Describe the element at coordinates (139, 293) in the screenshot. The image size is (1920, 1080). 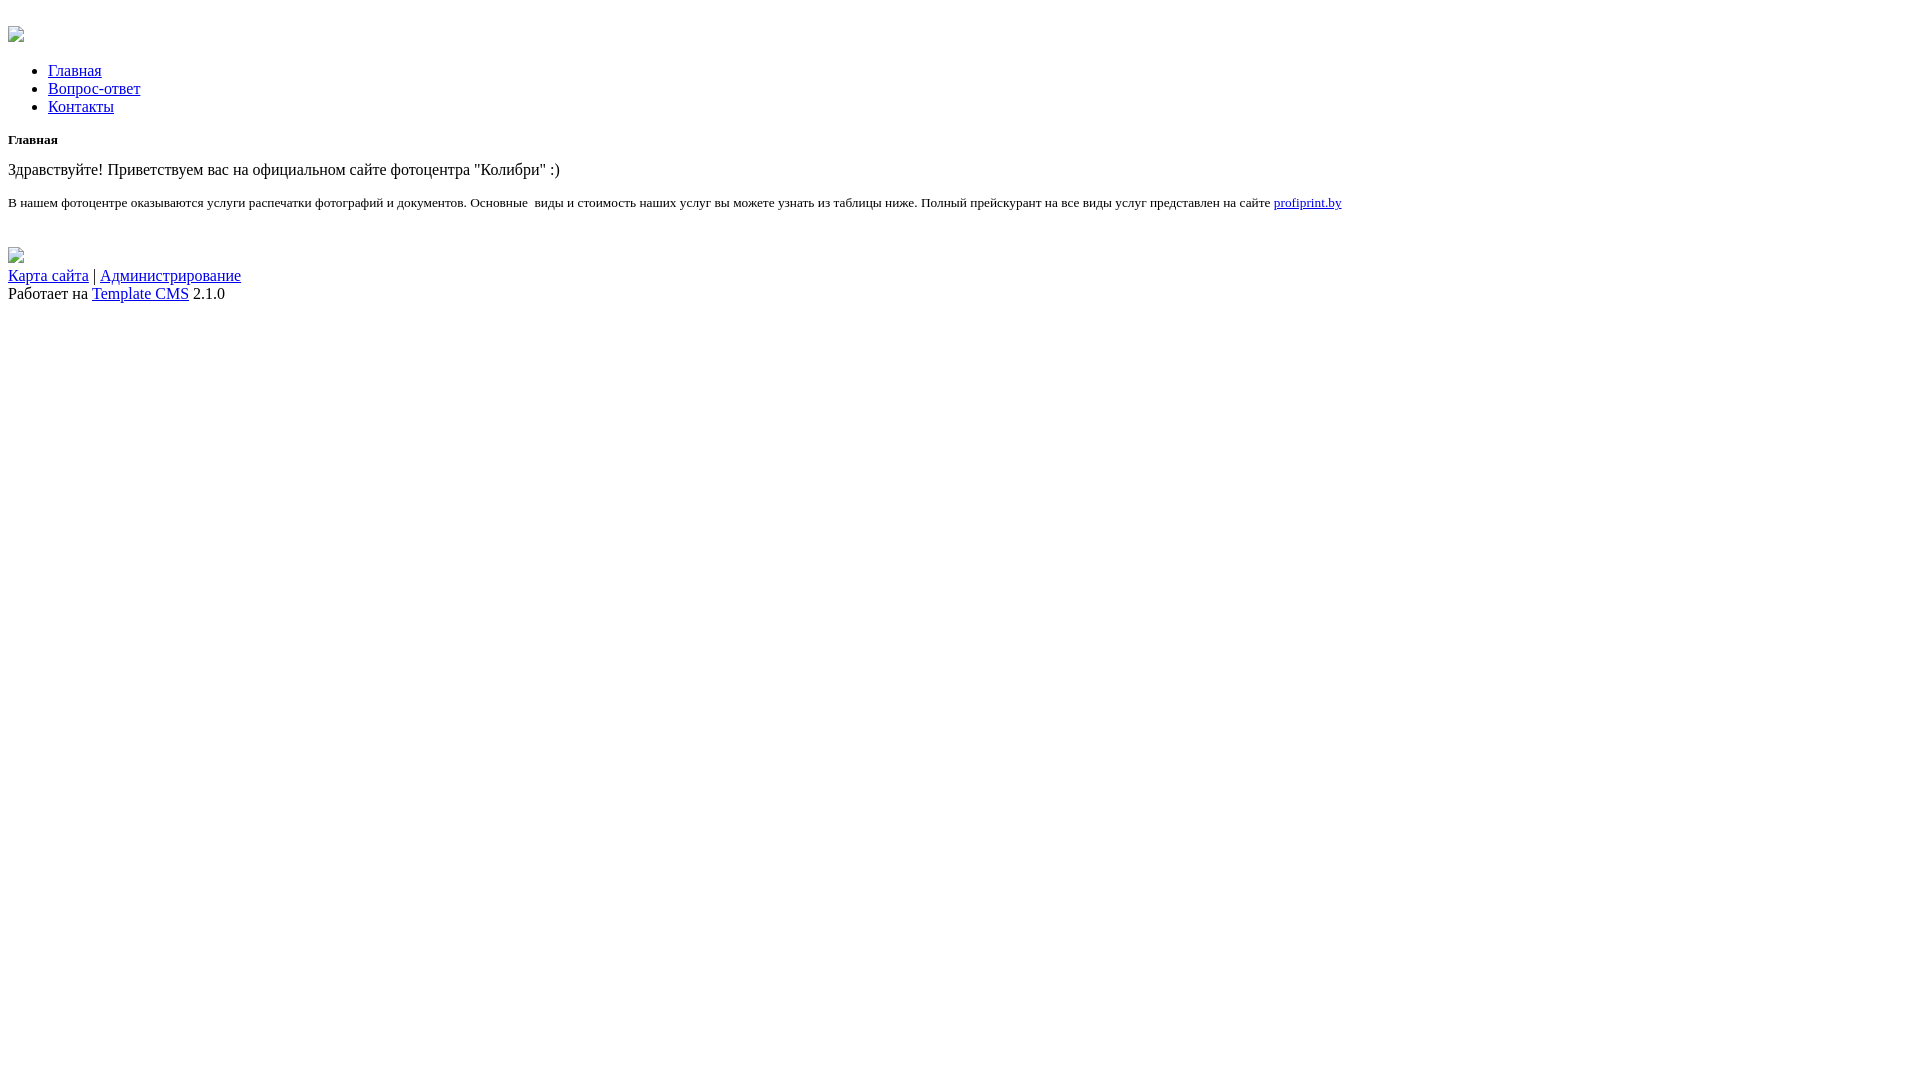
I see `'Template CMS'` at that location.